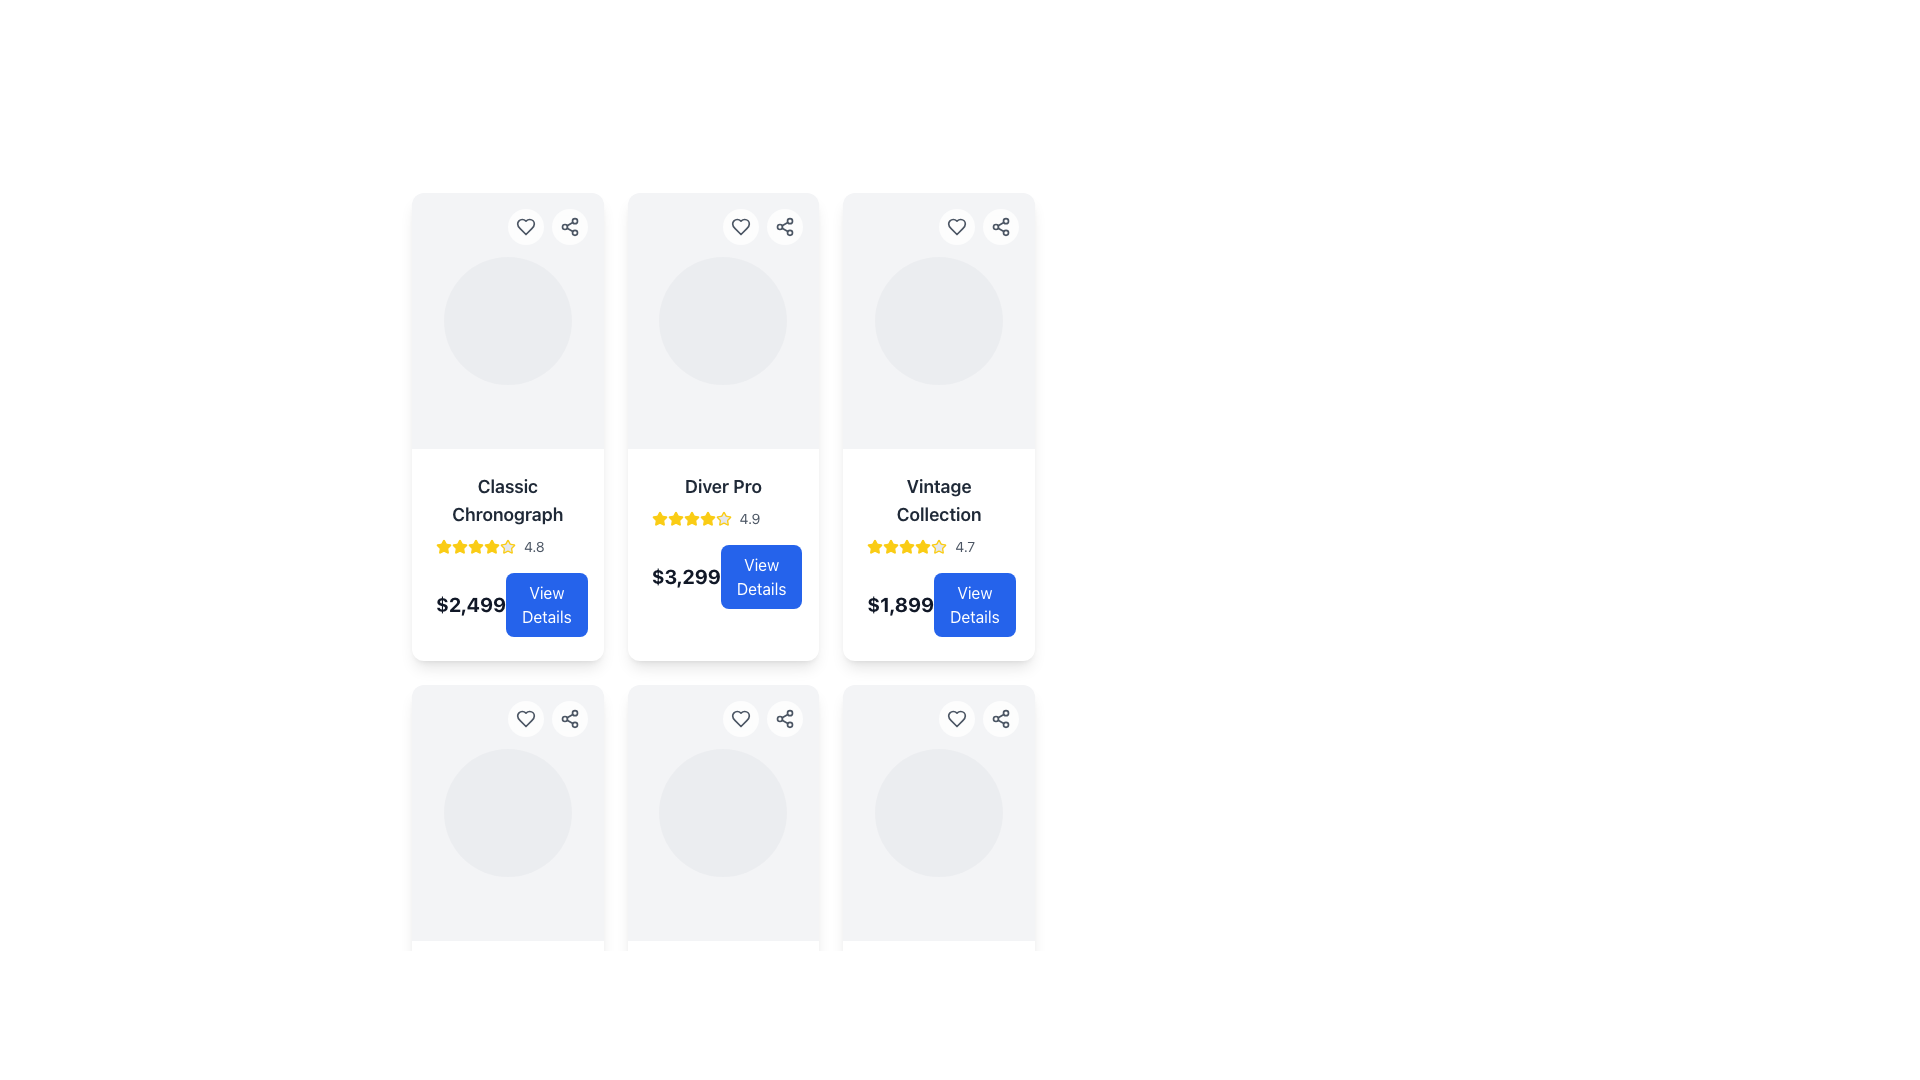  I want to click on displayed price '$1,899' from the bold text label located below the product description and rating section in the Vintage Collection product card, situated in the third column of the top row, so click(899, 604).